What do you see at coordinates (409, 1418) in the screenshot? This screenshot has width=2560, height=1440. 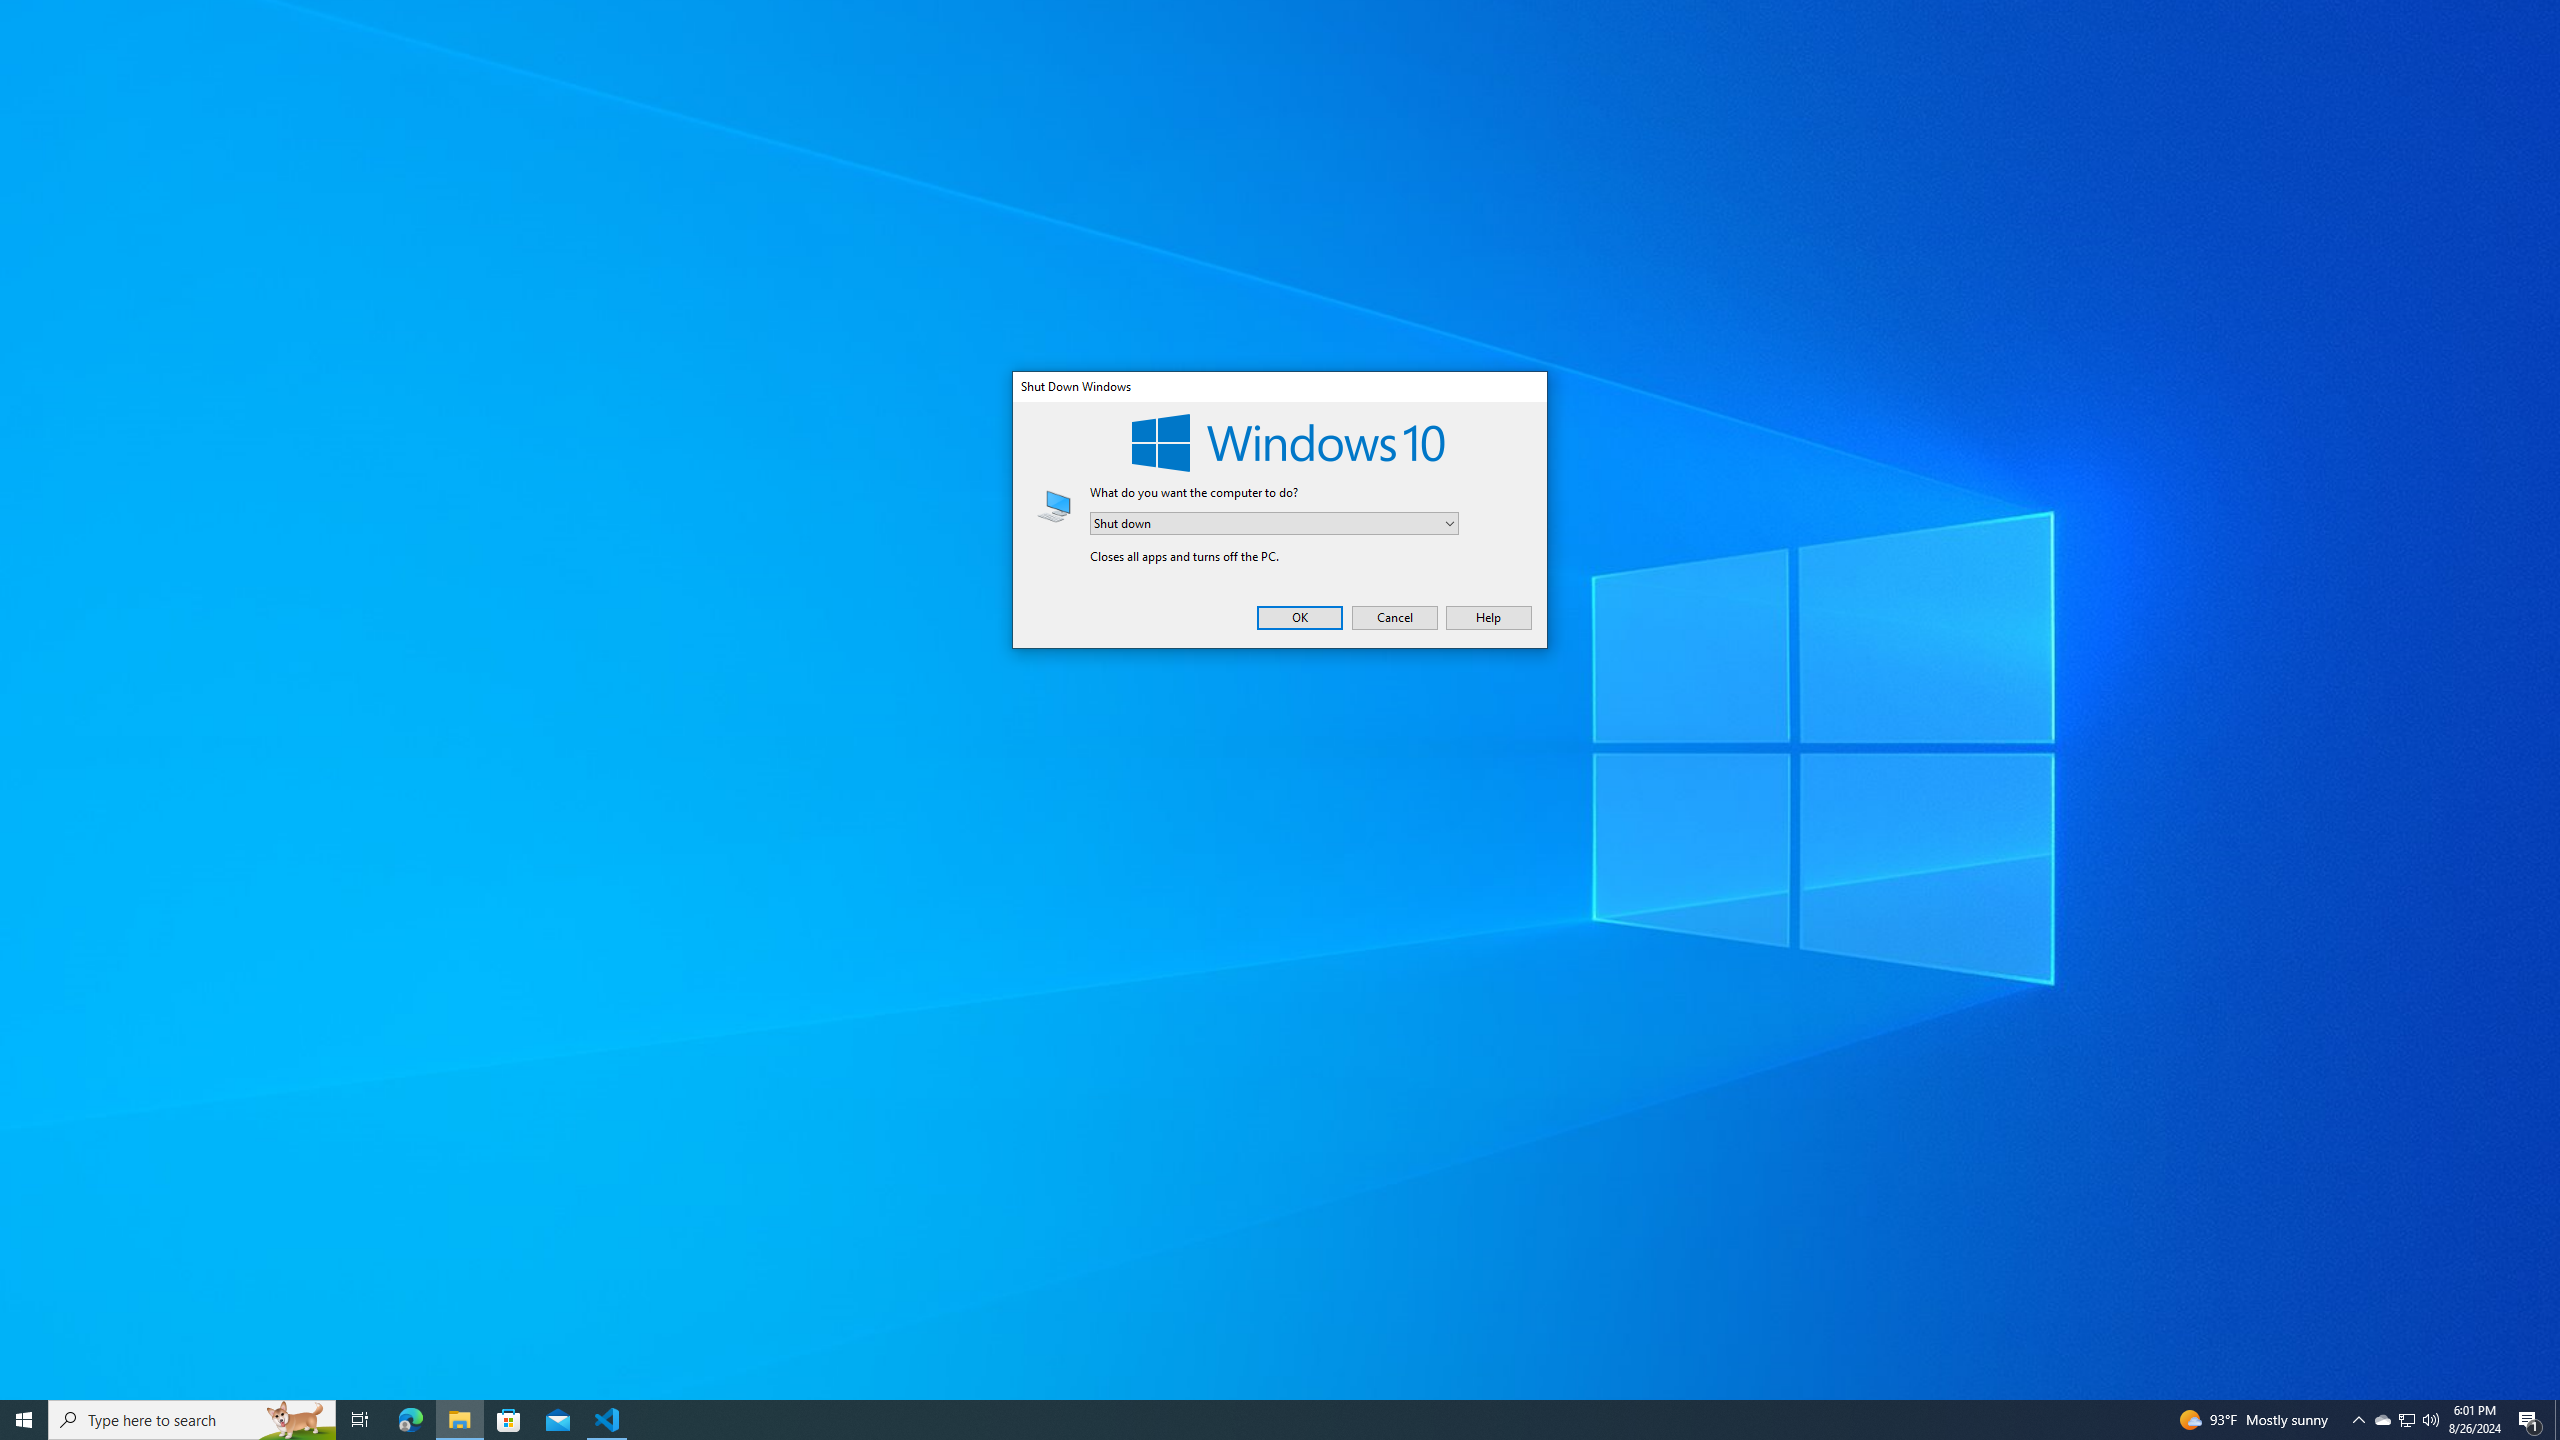 I see `'Search highlights icon opens search home window'` at bounding box center [409, 1418].